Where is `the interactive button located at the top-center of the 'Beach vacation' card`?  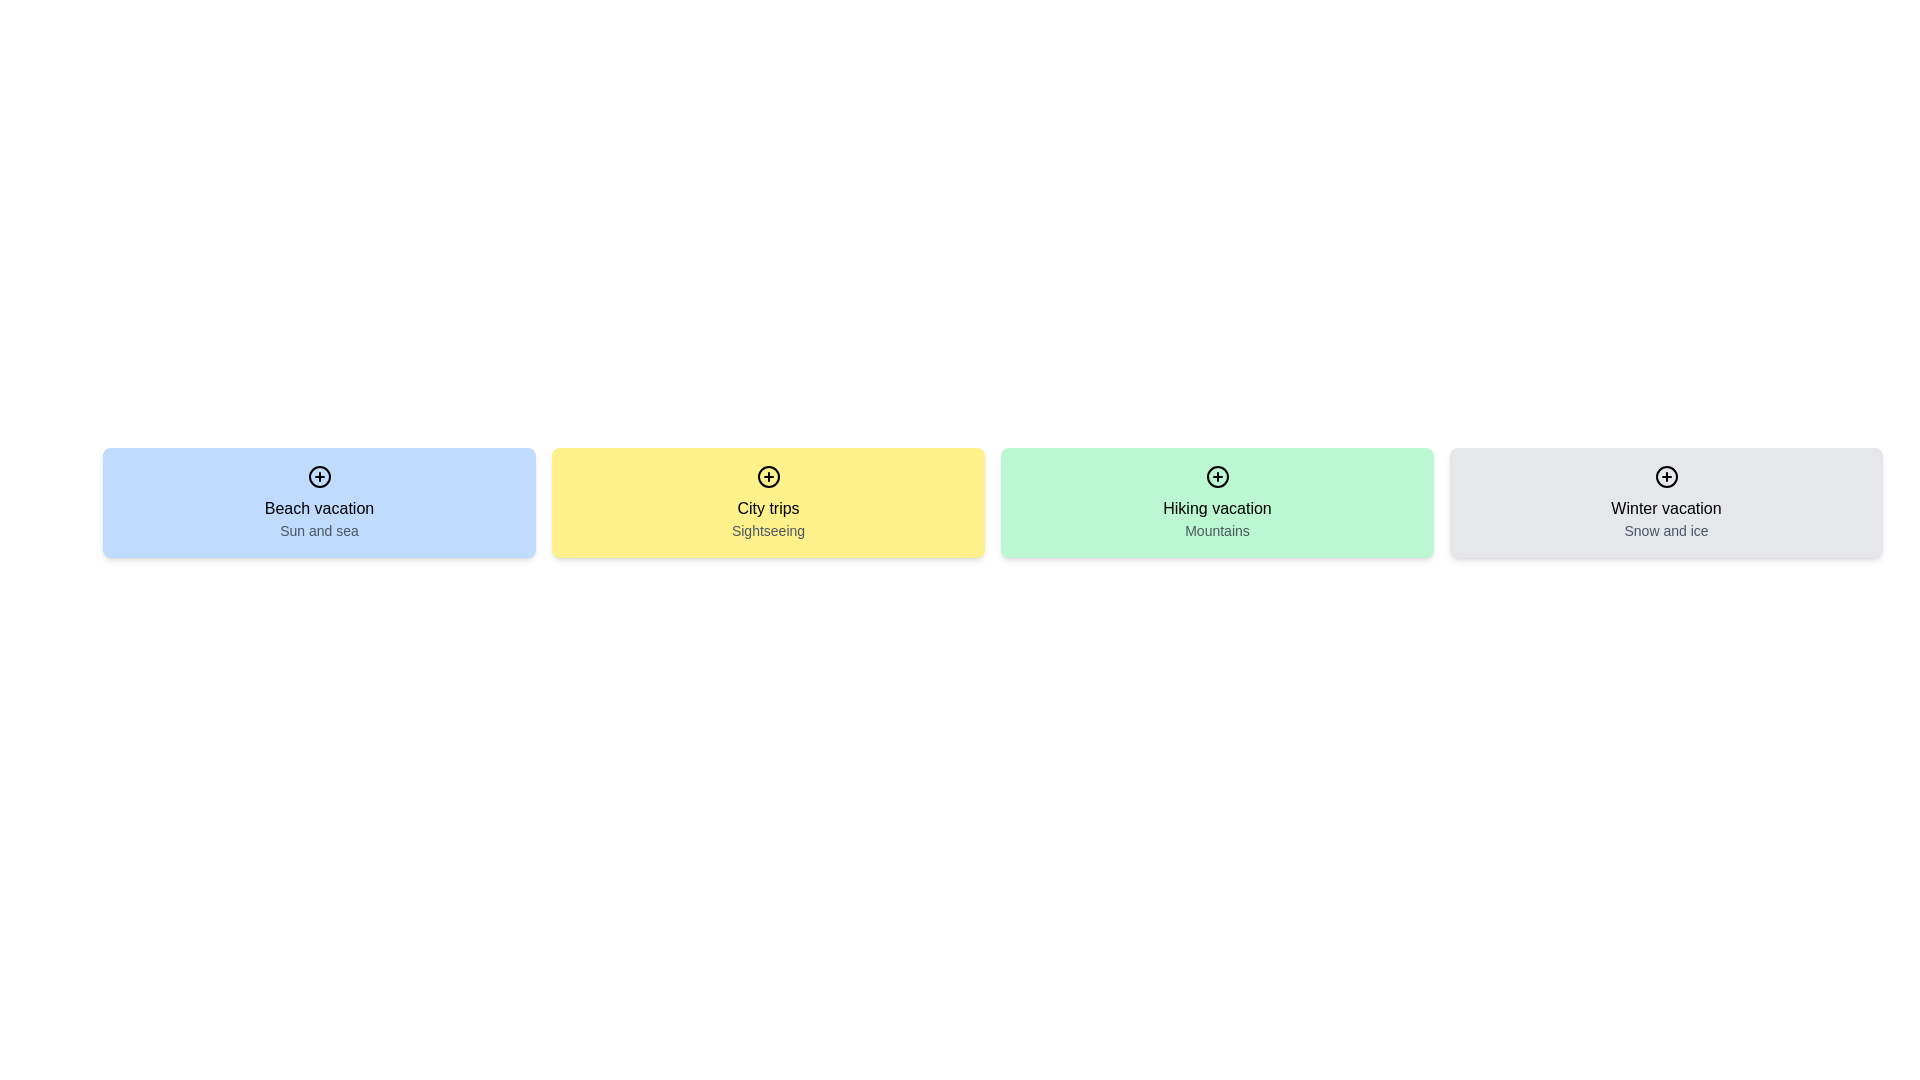
the interactive button located at the top-center of the 'Beach vacation' card is located at coordinates (318, 477).